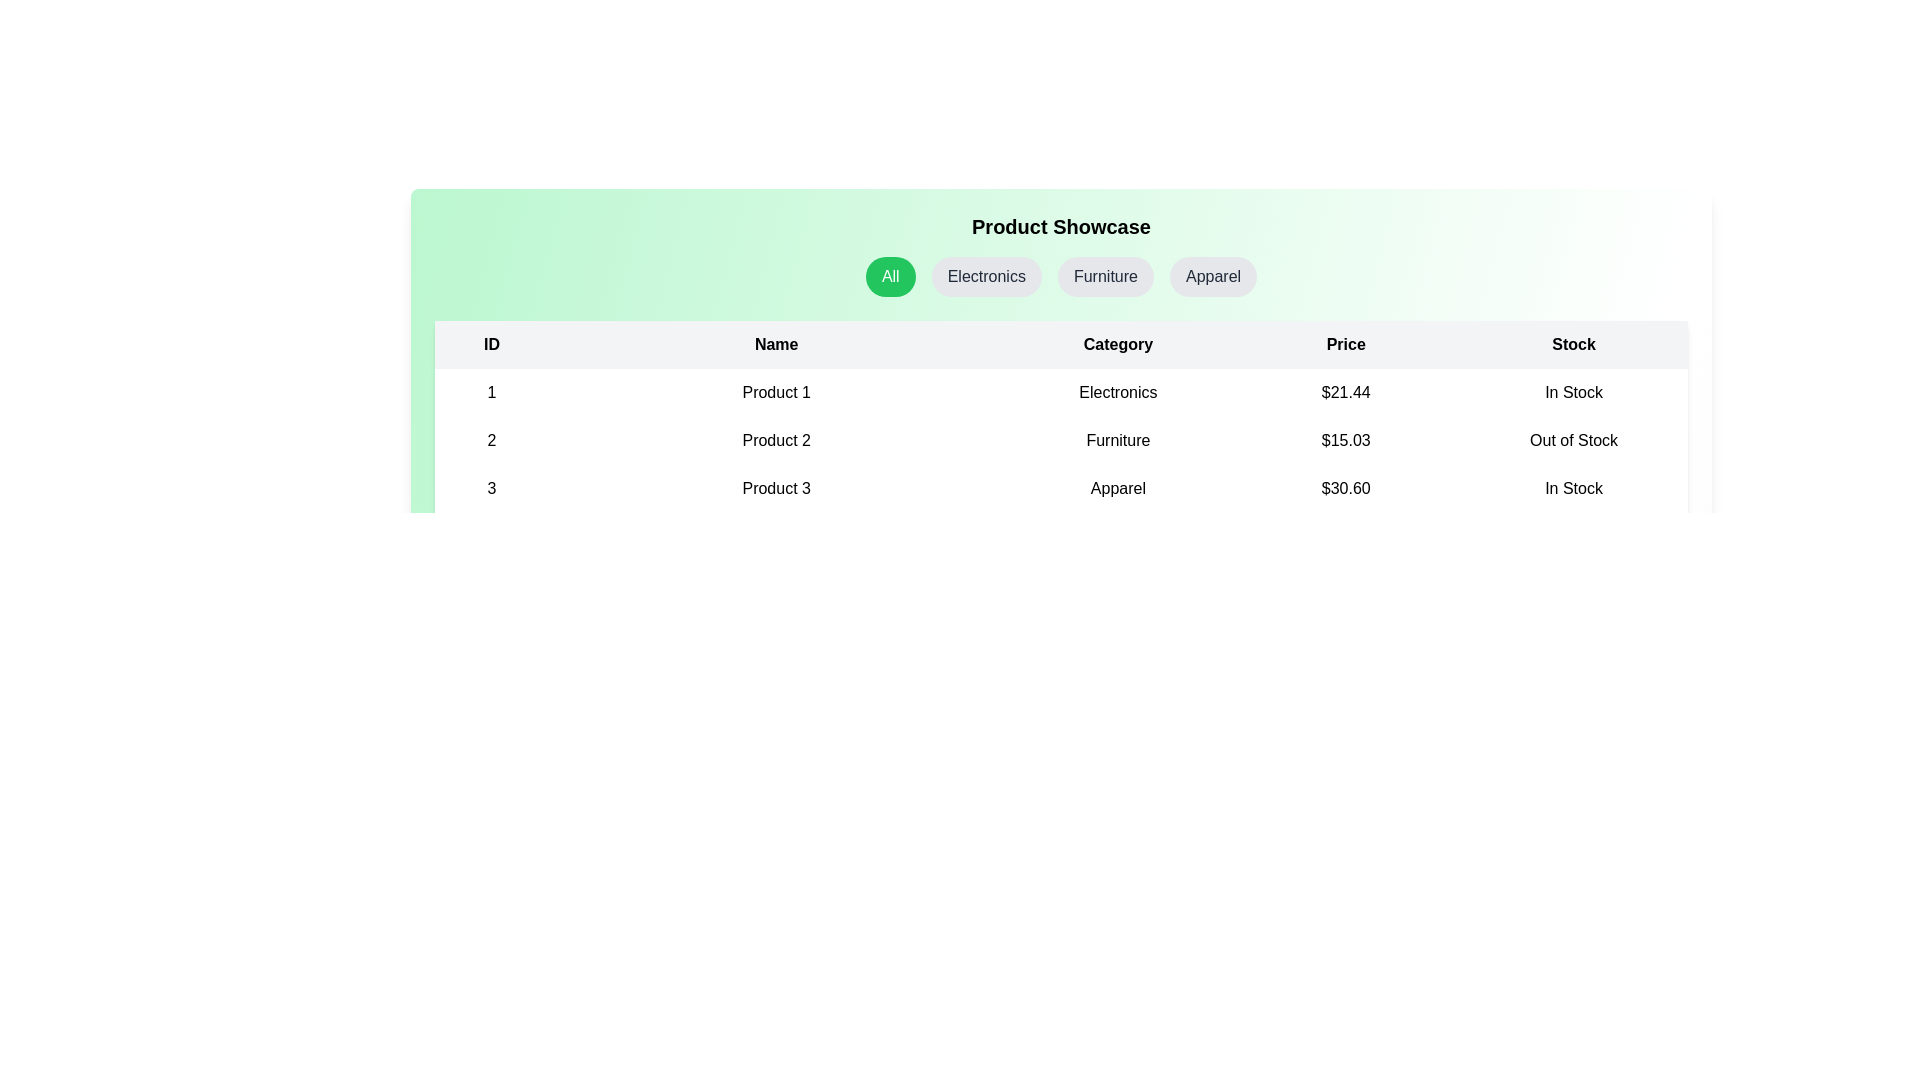 Image resolution: width=1920 pixels, height=1080 pixels. Describe the element at coordinates (1060, 393) in the screenshot. I see `the row corresponding to the product with ID 1` at that location.